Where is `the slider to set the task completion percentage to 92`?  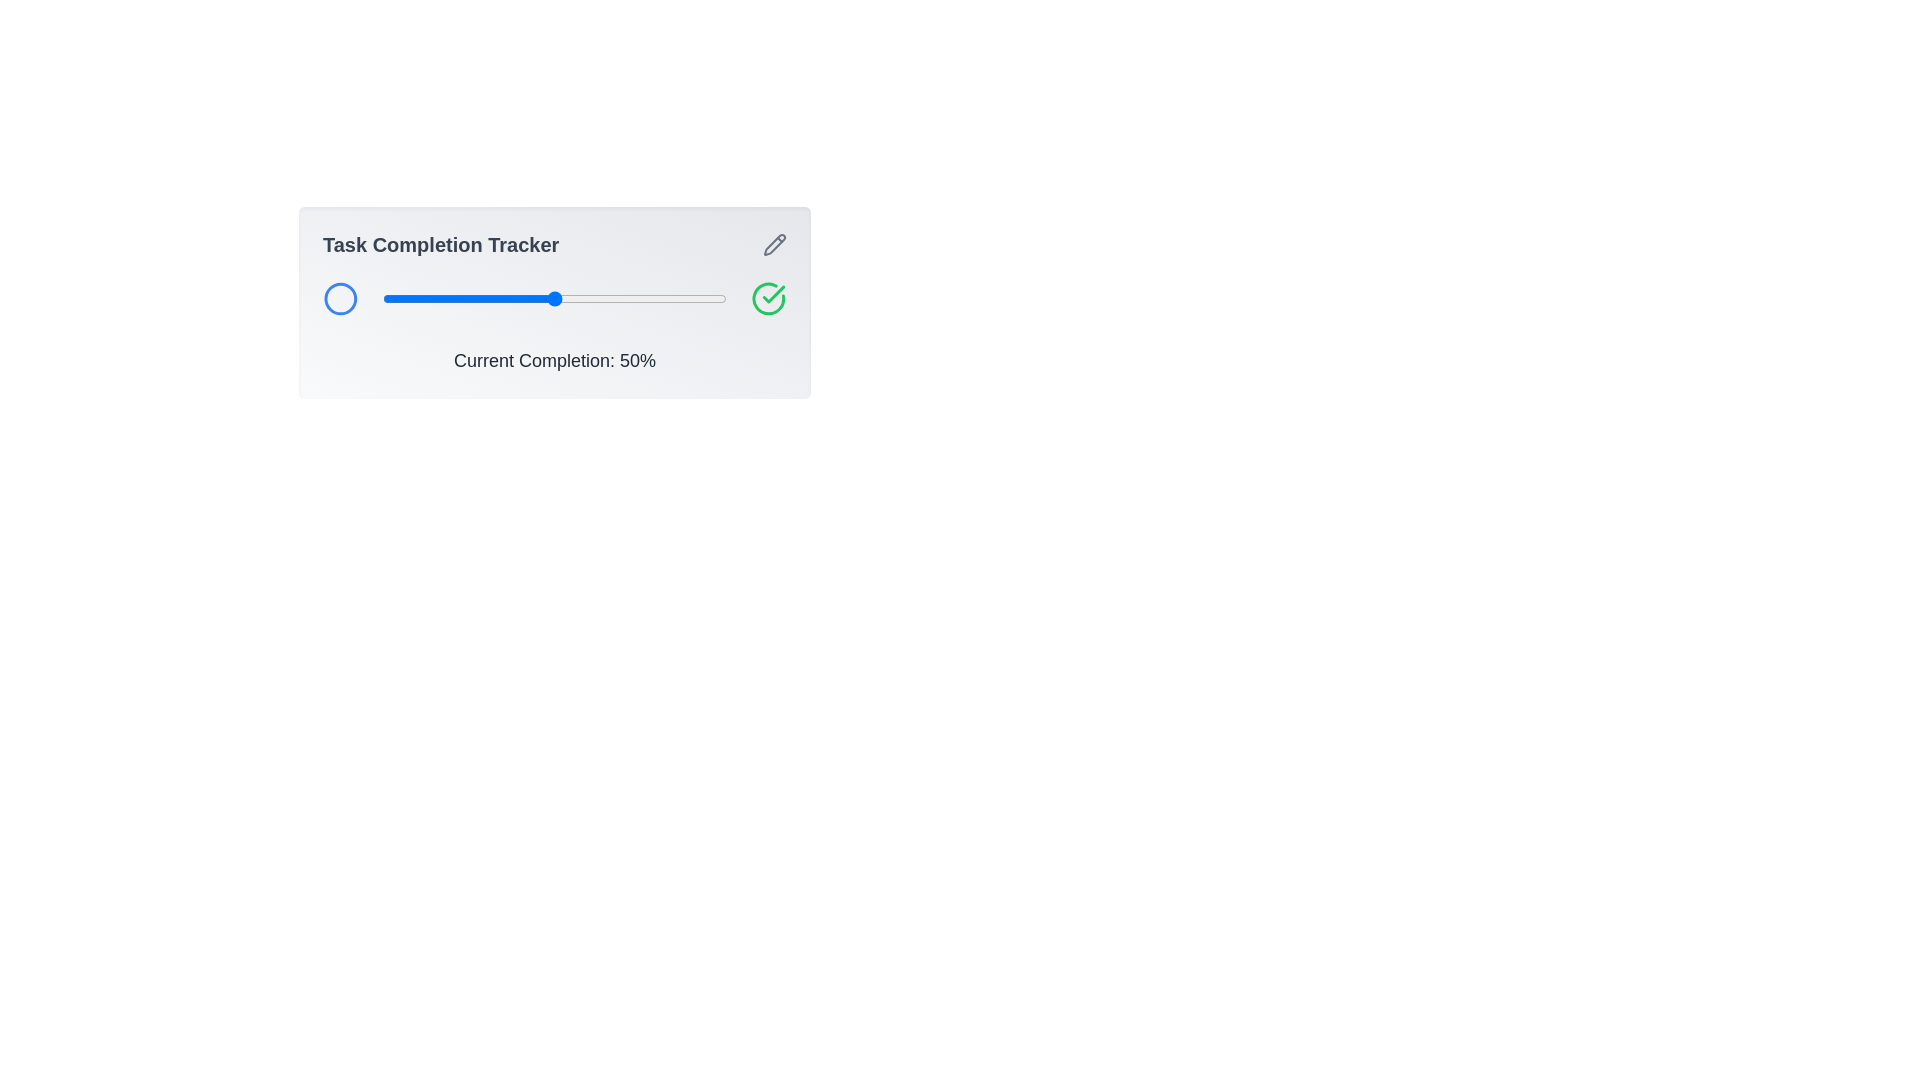
the slider to set the task completion percentage to 92 is located at coordinates (699, 299).